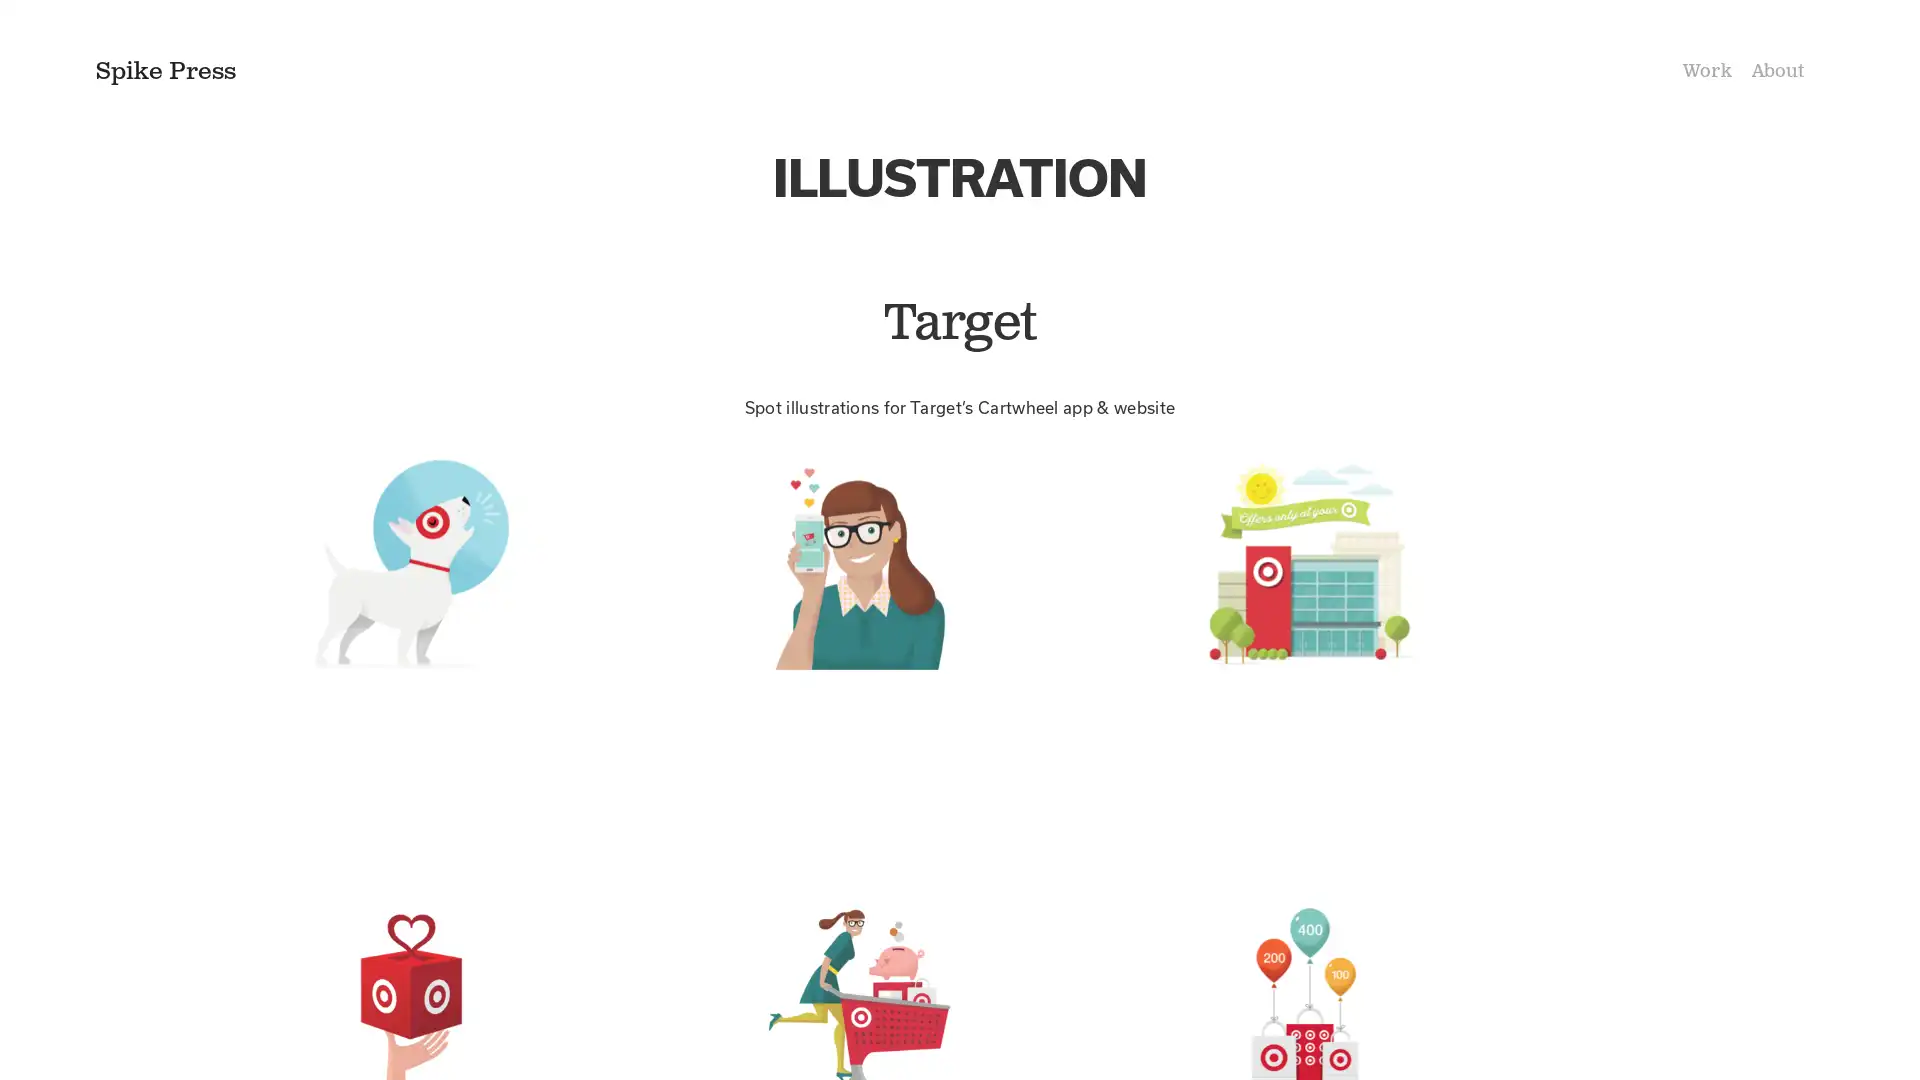 Image resolution: width=1920 pixels, height=1080 pixels. I want to click on View fullsize 03.png, so click(1407, 660).